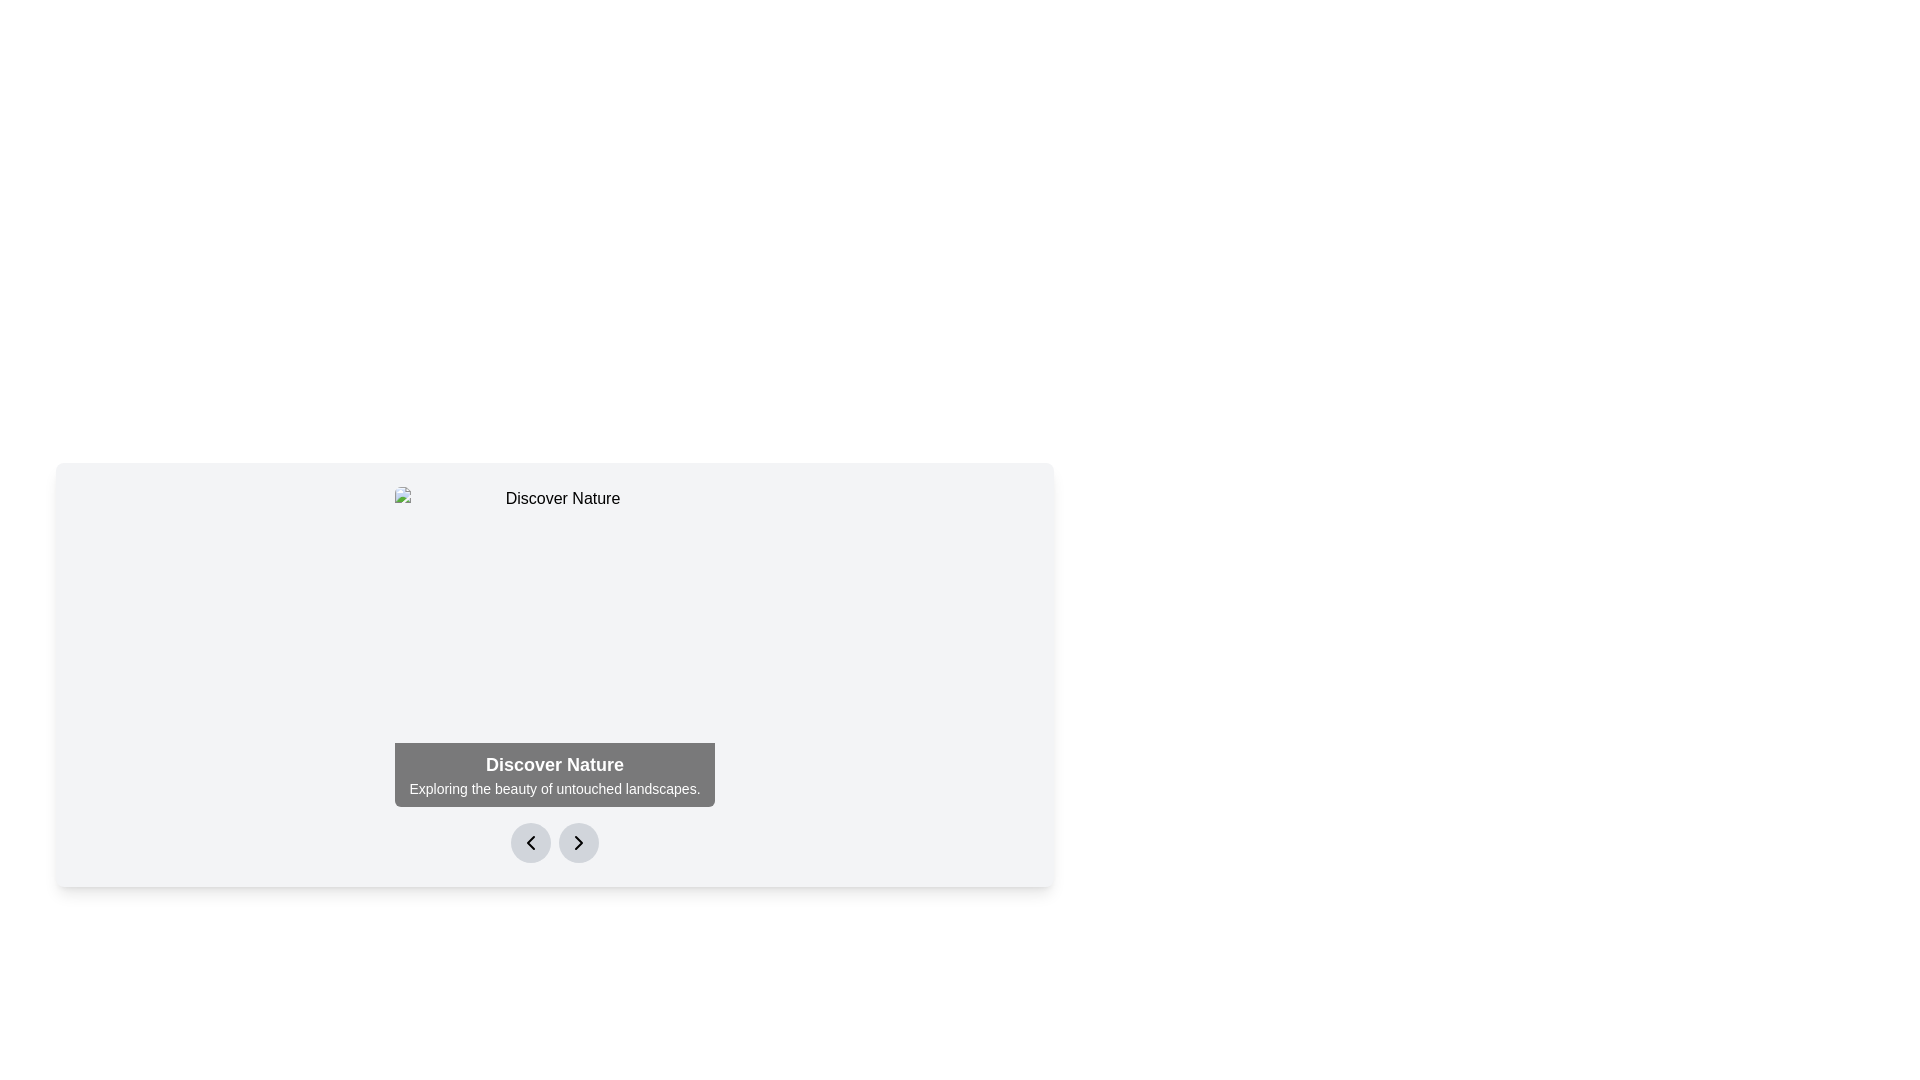 Image resolution: width=1920 pixels, height=1080 pixels. Describe the element at coordinates (578, 843) in the screenshot. I see `the second circular button with a gray background and a black right arrow icon, located at the bottom of the 'Discover Nature' card to observe the visual feedback` at that location.